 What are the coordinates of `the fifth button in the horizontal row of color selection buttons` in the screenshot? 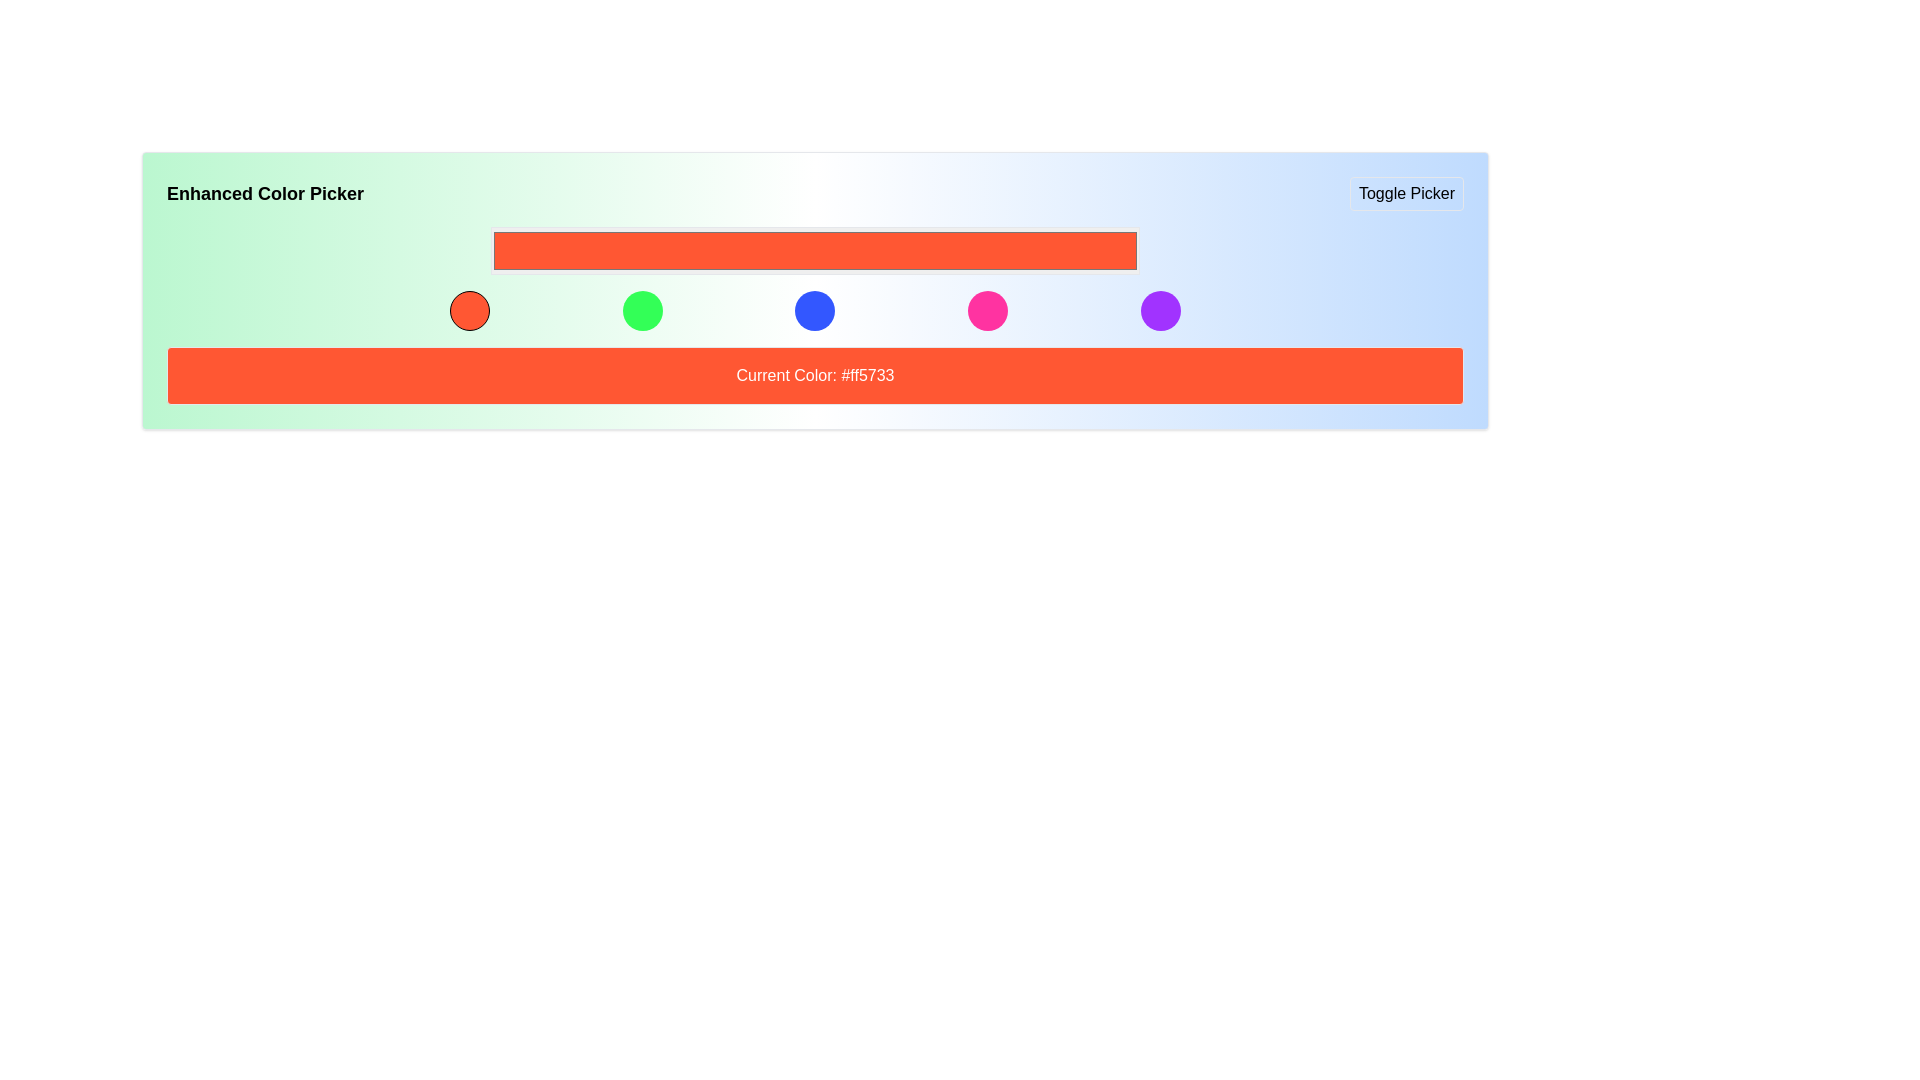 It's located at (1161, 311).